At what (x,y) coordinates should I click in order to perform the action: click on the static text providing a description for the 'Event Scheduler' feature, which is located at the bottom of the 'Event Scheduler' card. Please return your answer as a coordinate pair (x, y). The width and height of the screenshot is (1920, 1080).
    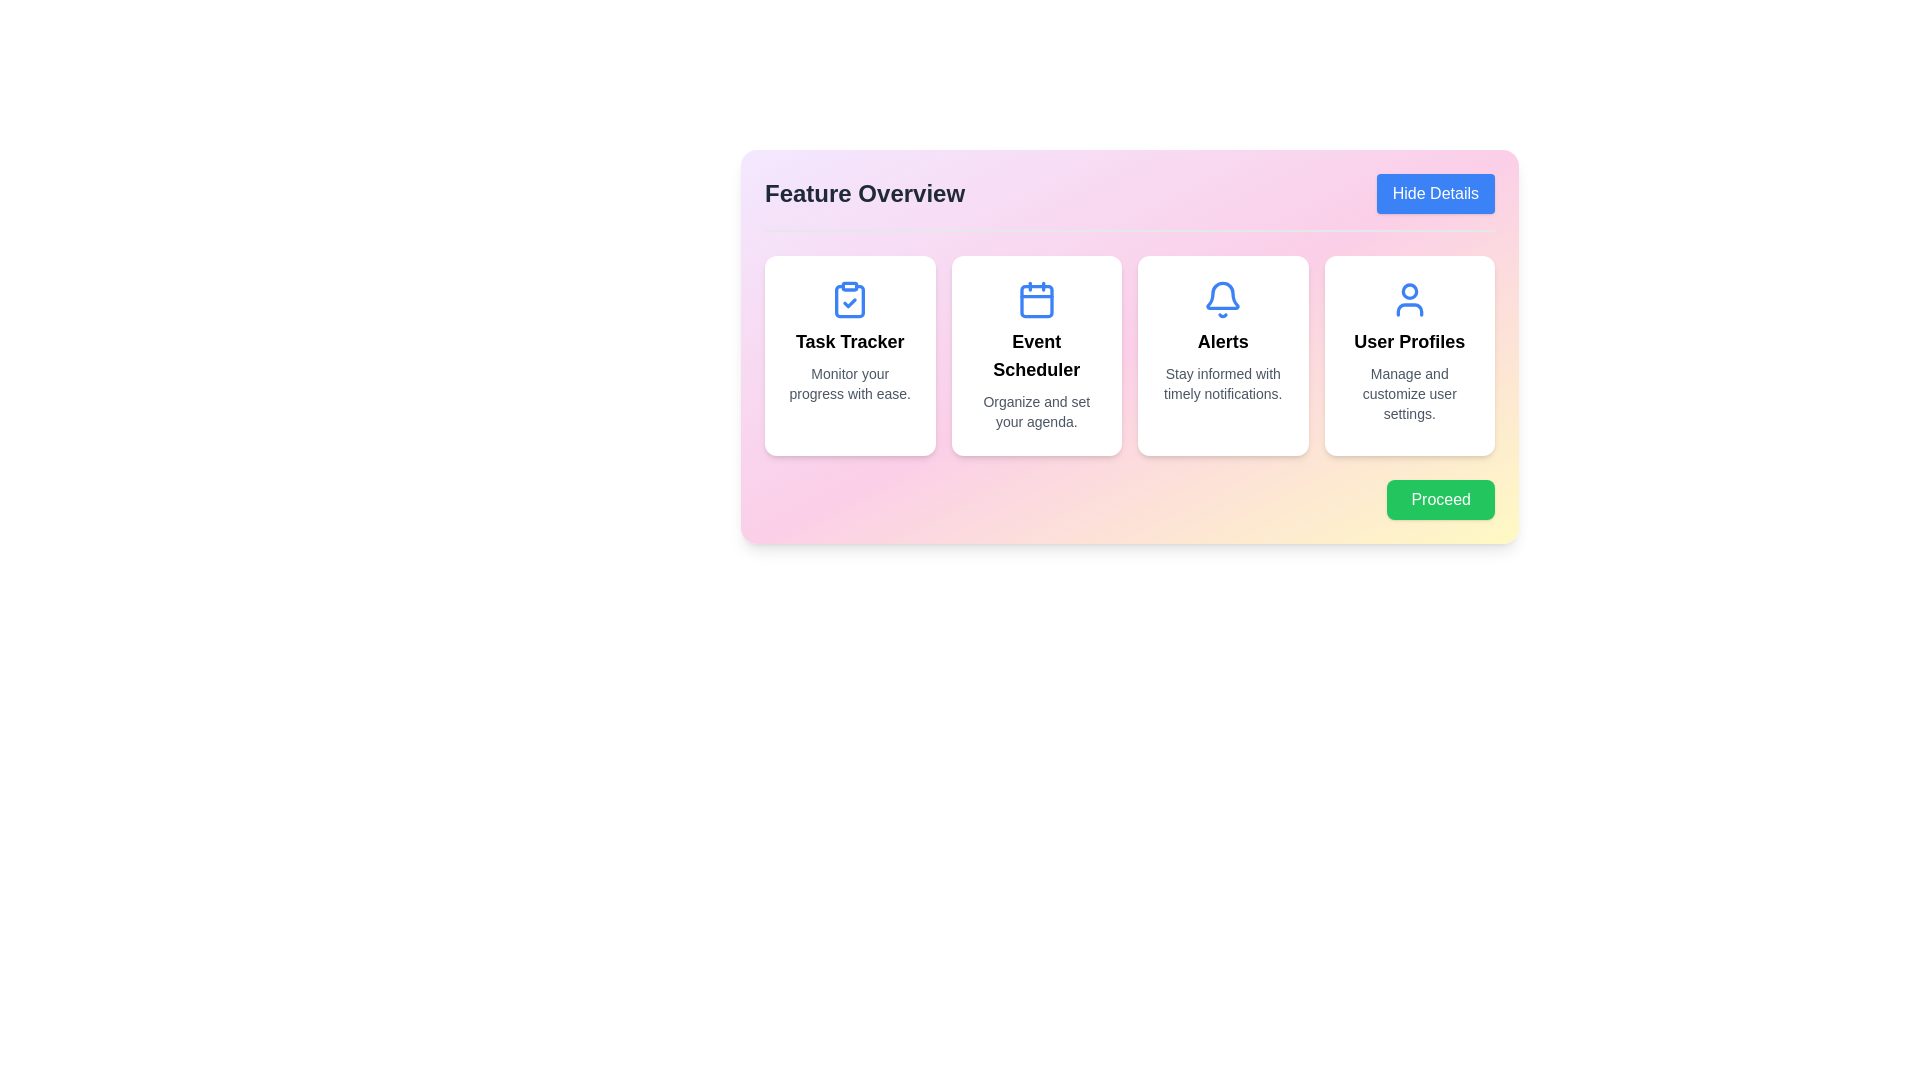
    Looking at the image, I should click on (1036, 411).